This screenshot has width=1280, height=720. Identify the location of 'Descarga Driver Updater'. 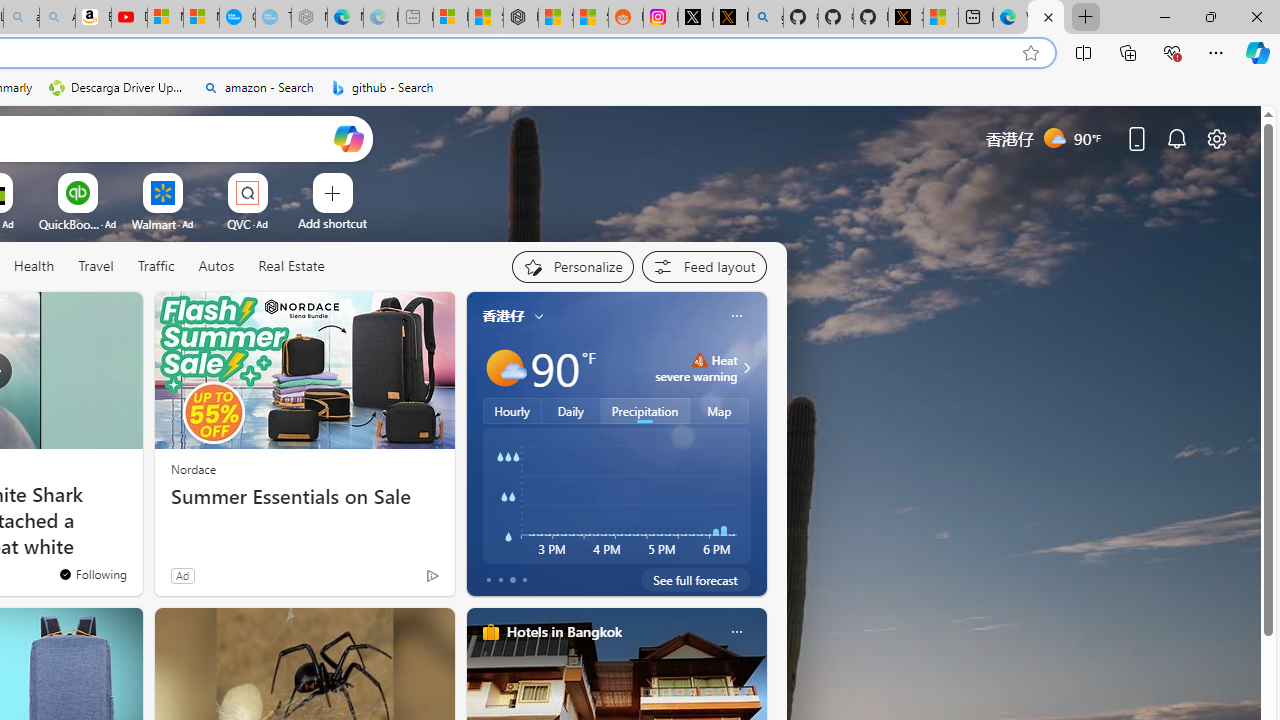
(117, 87).